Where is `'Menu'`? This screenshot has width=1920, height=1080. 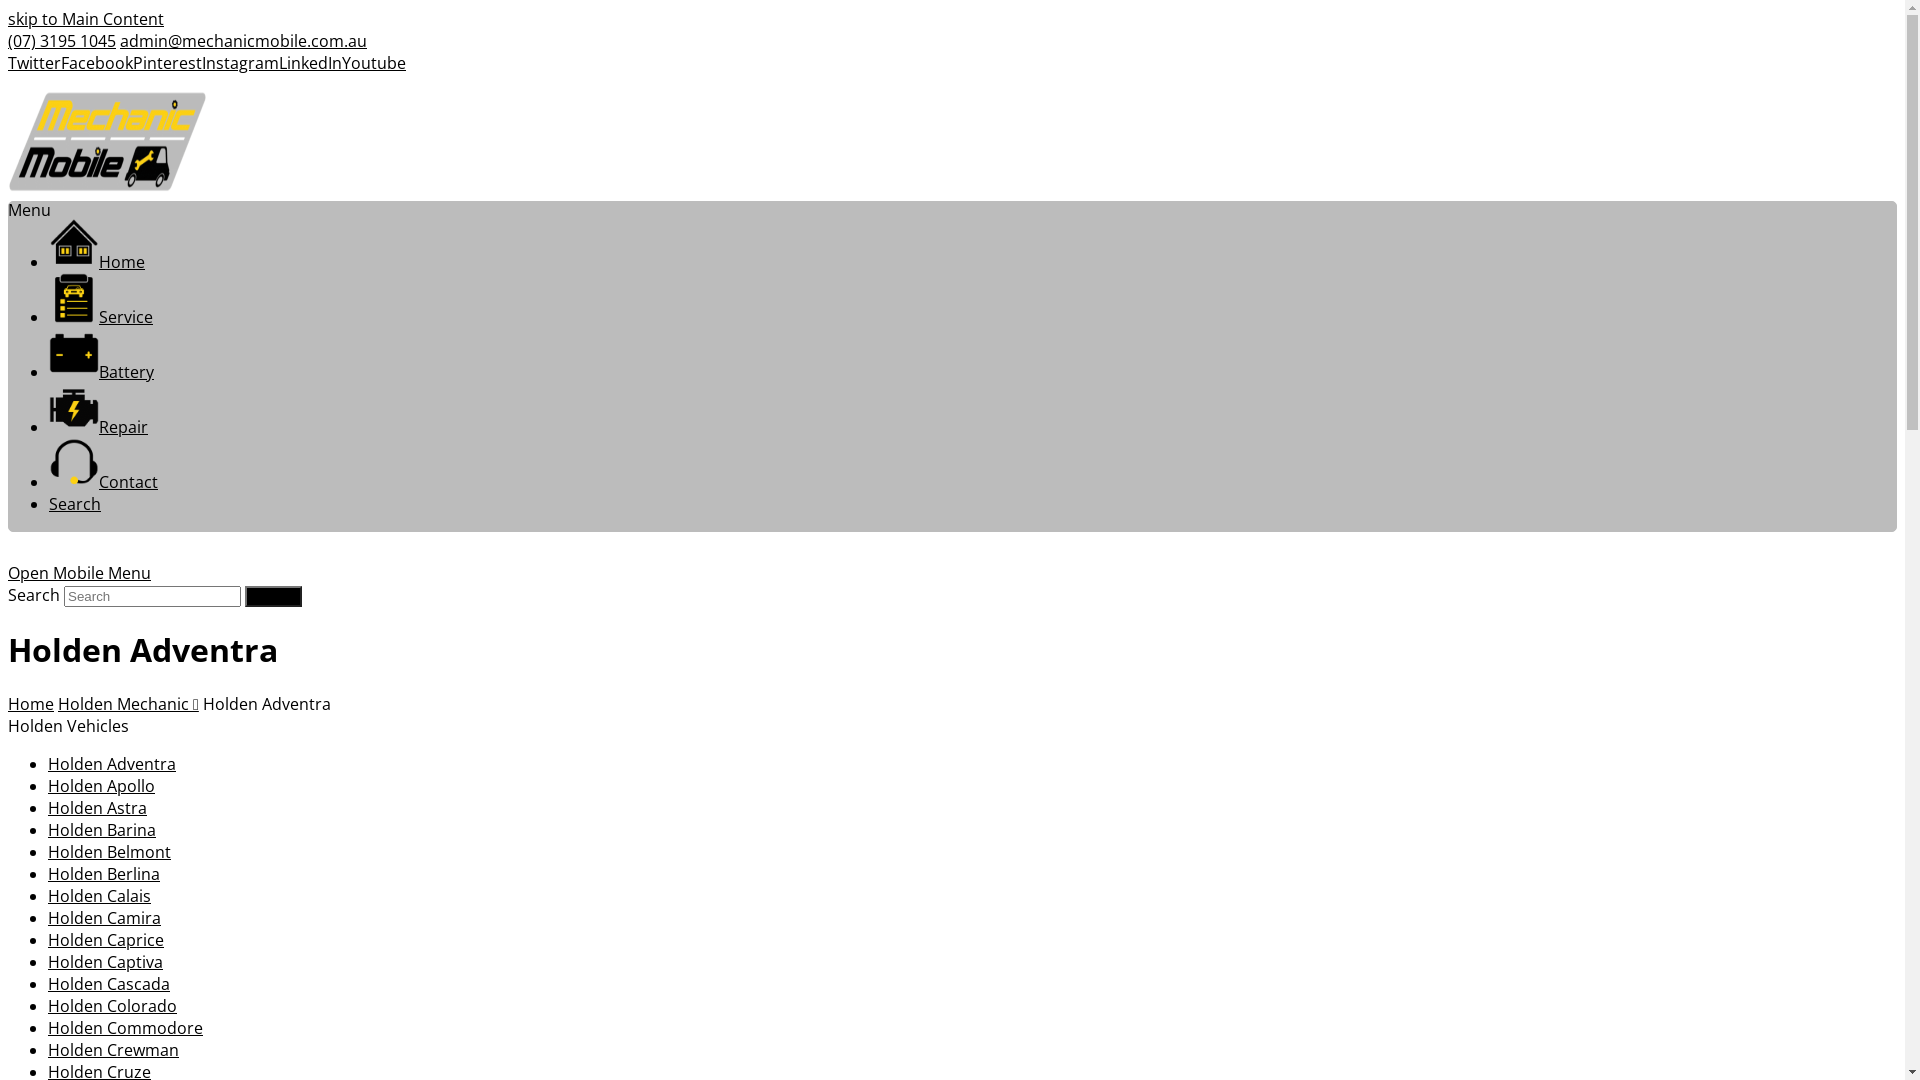 'Menu' is located at coordinates (8, 209).